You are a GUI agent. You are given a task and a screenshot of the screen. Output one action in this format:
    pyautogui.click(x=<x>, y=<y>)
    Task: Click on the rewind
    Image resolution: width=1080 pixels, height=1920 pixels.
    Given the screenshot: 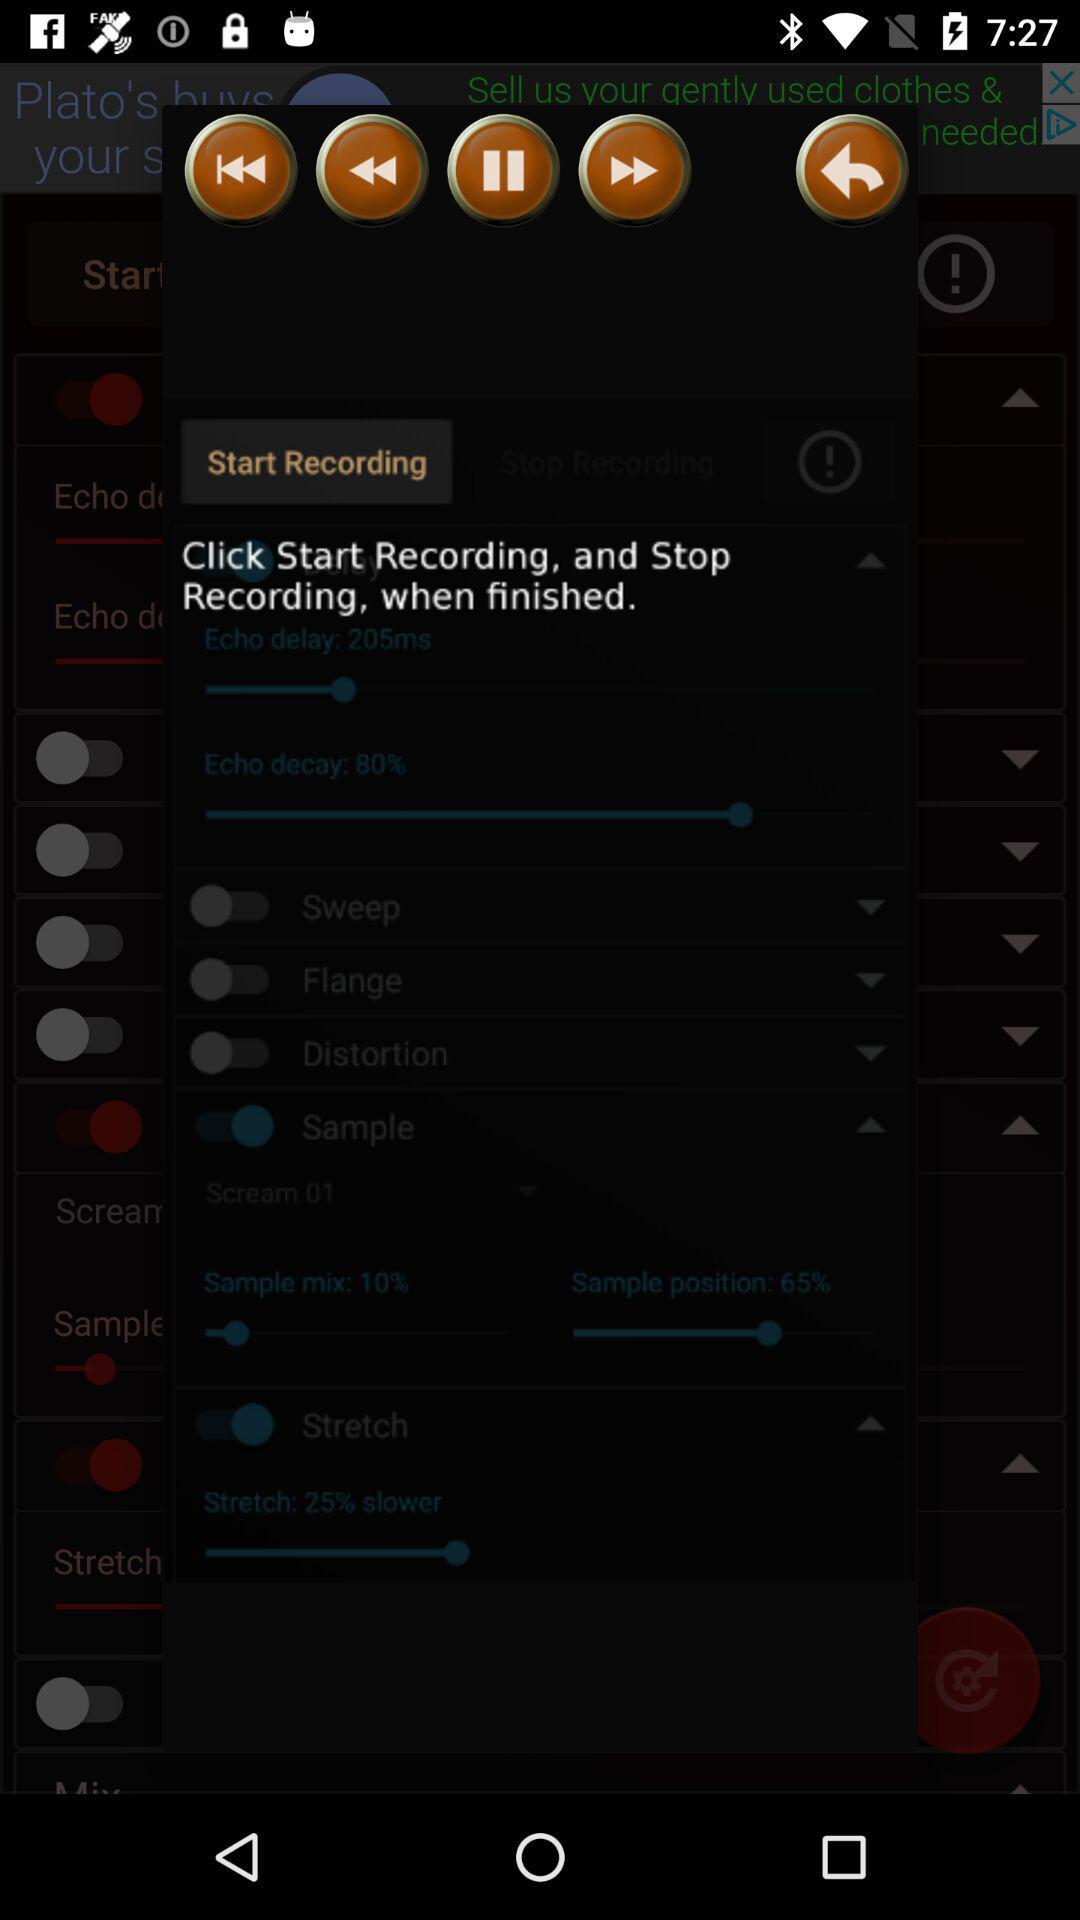 What is the action you would take?
    pyautogui.click(x=372, y=170)
    